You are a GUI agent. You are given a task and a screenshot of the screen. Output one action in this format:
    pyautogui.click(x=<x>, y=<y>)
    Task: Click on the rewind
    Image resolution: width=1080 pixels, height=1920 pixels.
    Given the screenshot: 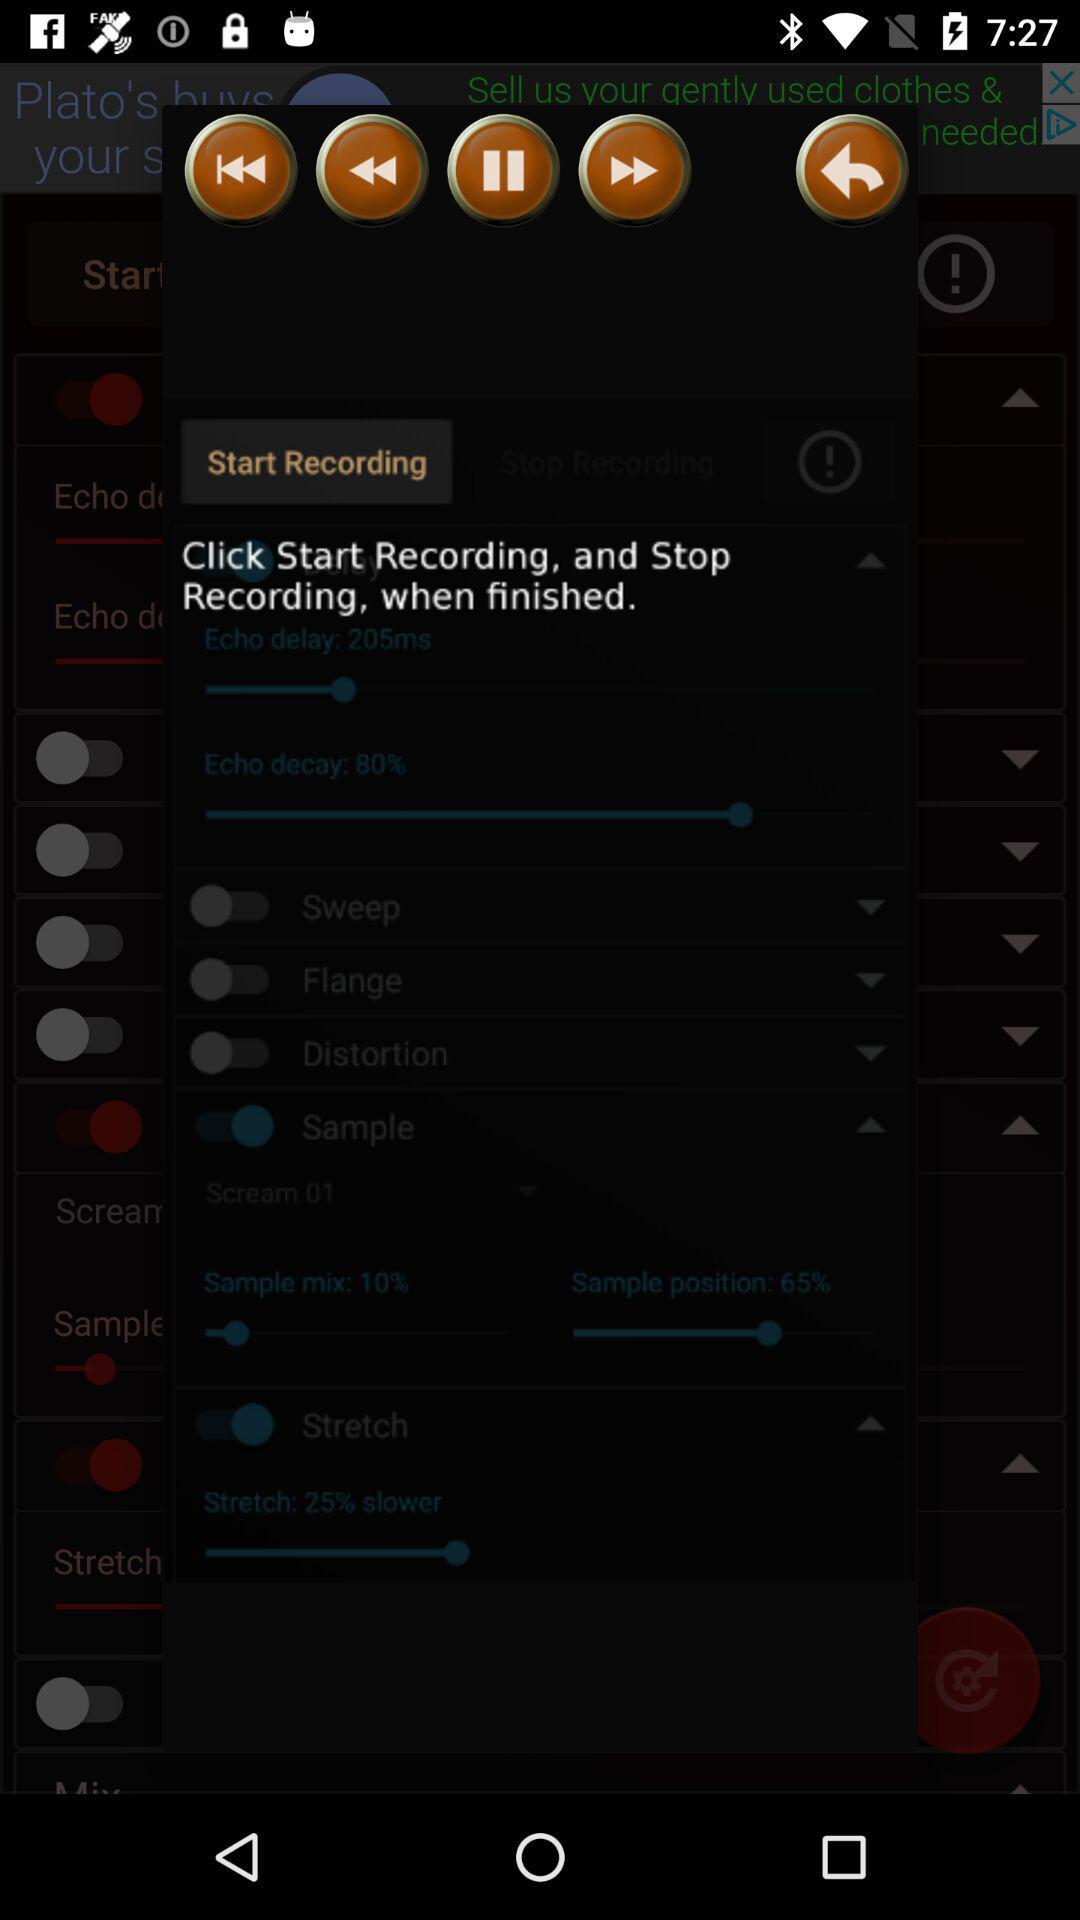 What is the action you would take?
    pyautogui.click(x=372, y=170)
    